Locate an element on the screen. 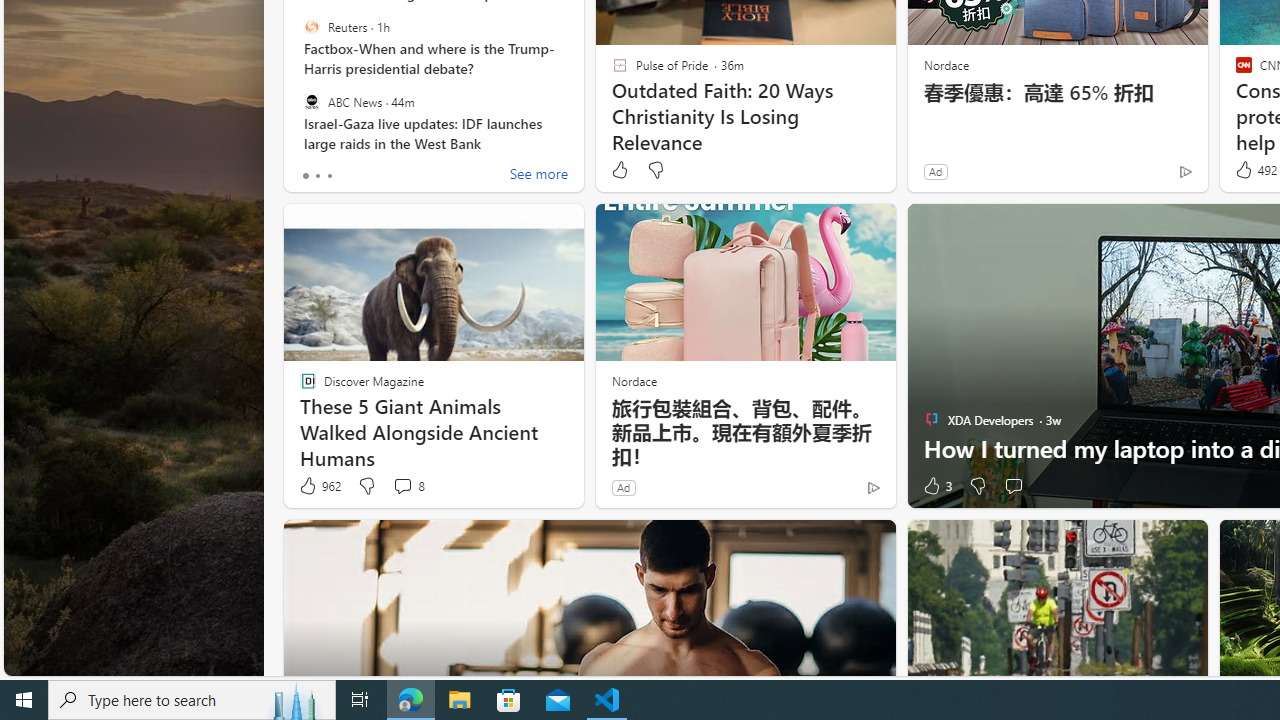  'Reuters' is located at coordinates (310, 27).